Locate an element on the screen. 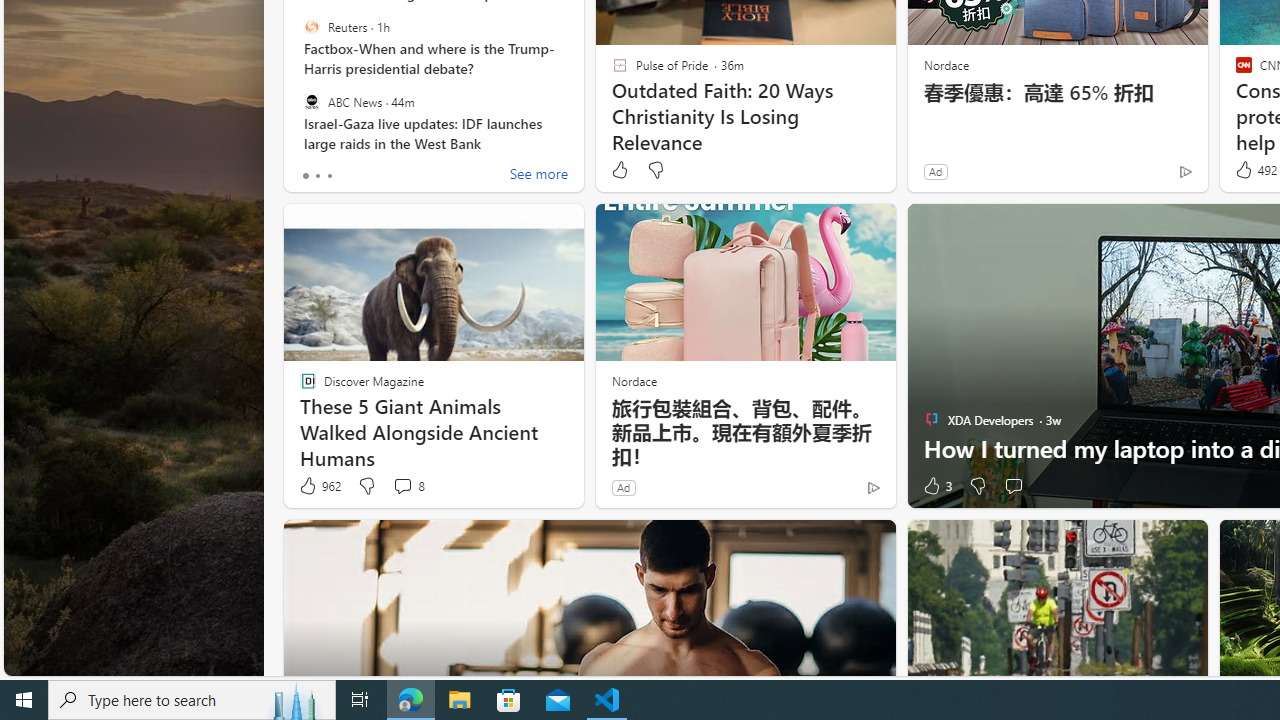  'Reuters' is located at coordinates (310, 27).